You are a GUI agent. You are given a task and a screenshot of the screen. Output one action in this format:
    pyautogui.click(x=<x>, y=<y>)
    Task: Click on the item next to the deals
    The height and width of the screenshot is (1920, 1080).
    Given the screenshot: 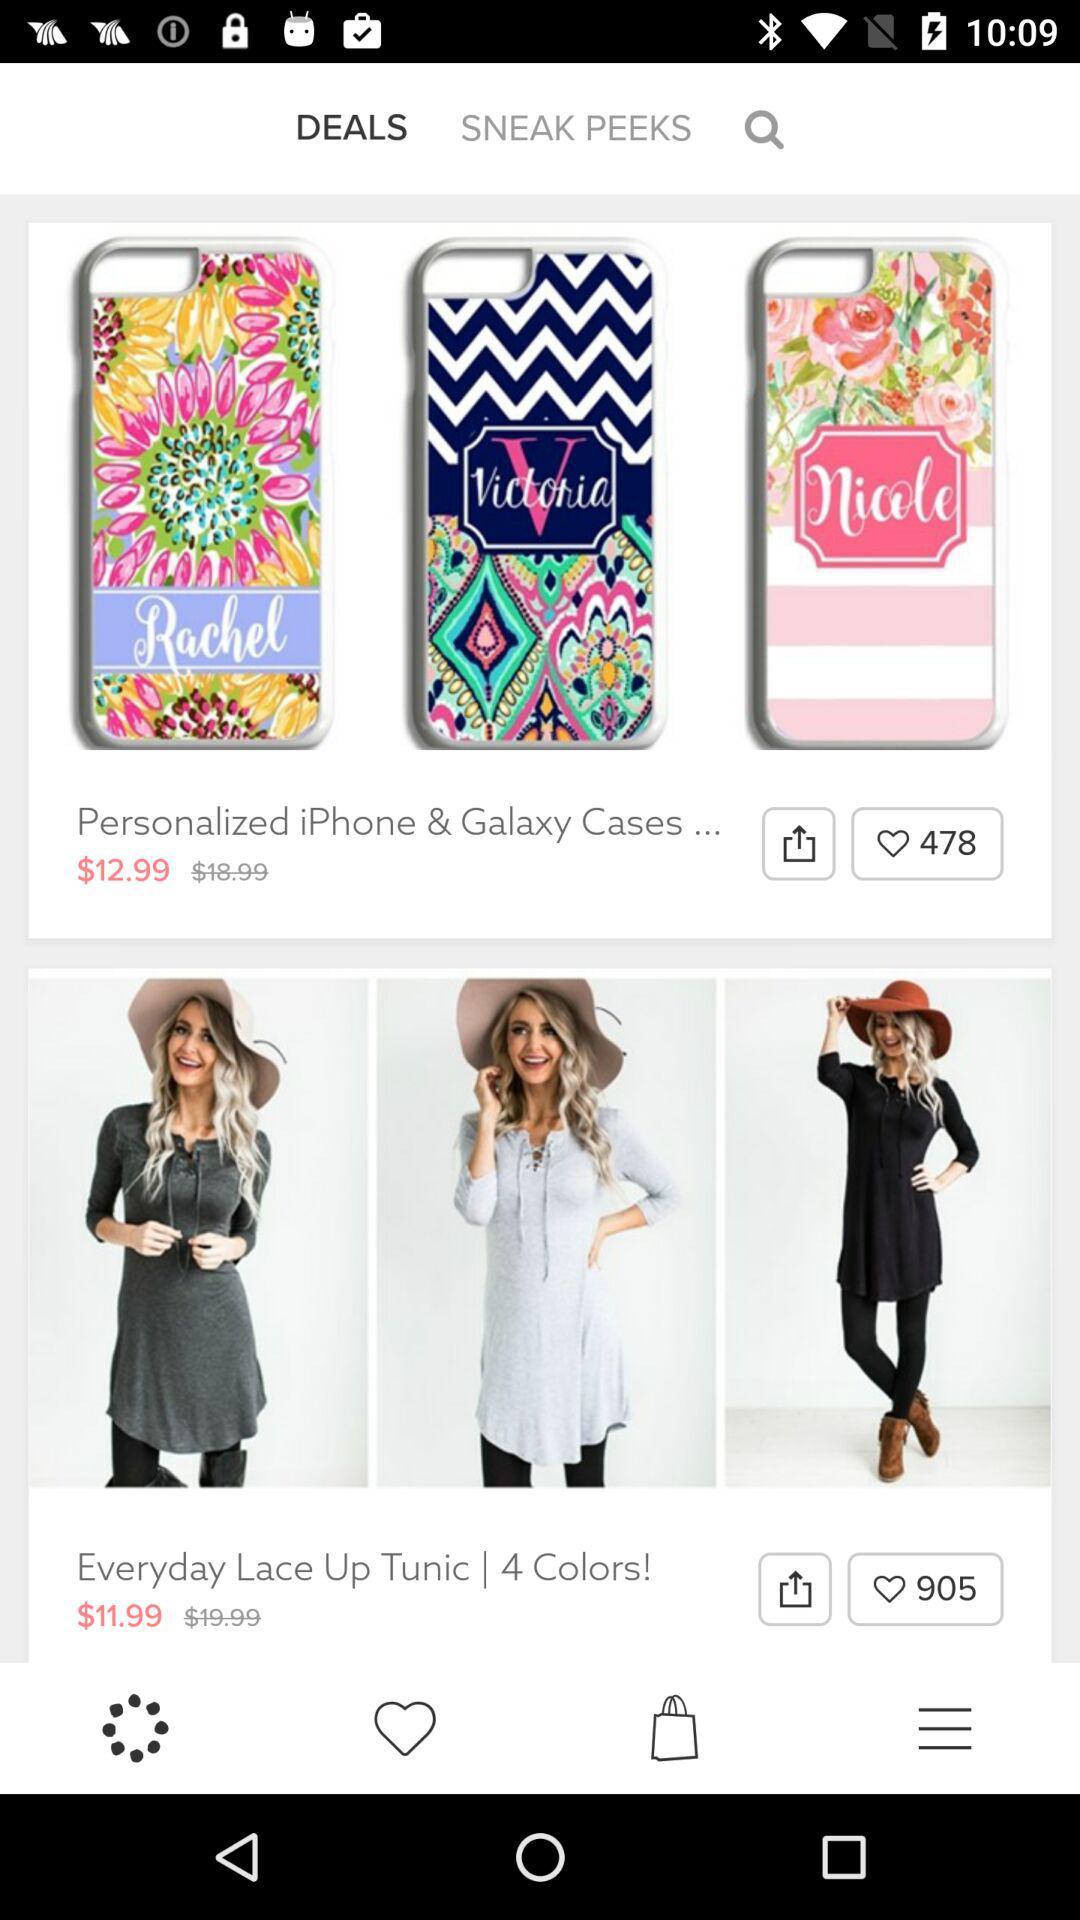 What is the action you would take?
    pyautogui.click(x=576, y=127)
    